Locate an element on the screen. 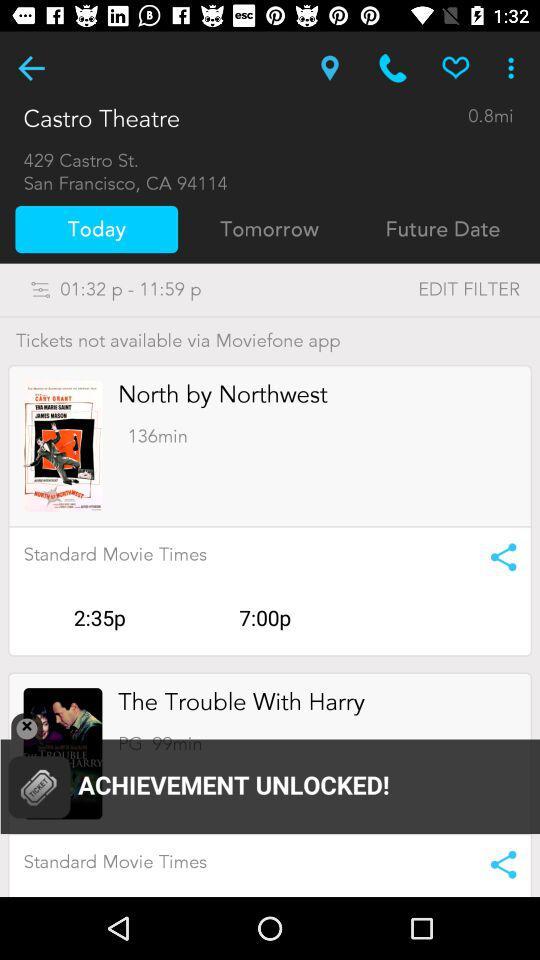  advertisement page is located at coordinates (270, 775).